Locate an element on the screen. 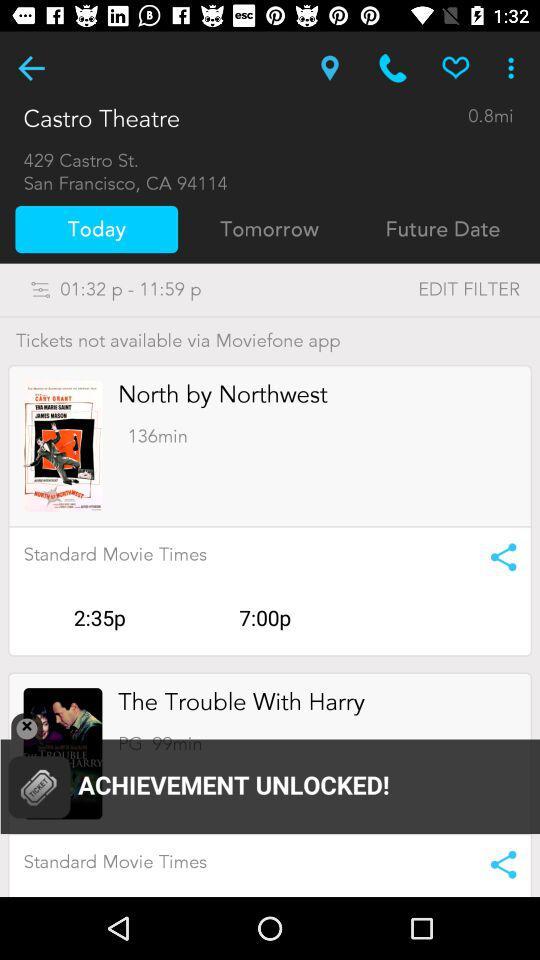  advertisement page is located at coordinates (270, 775).